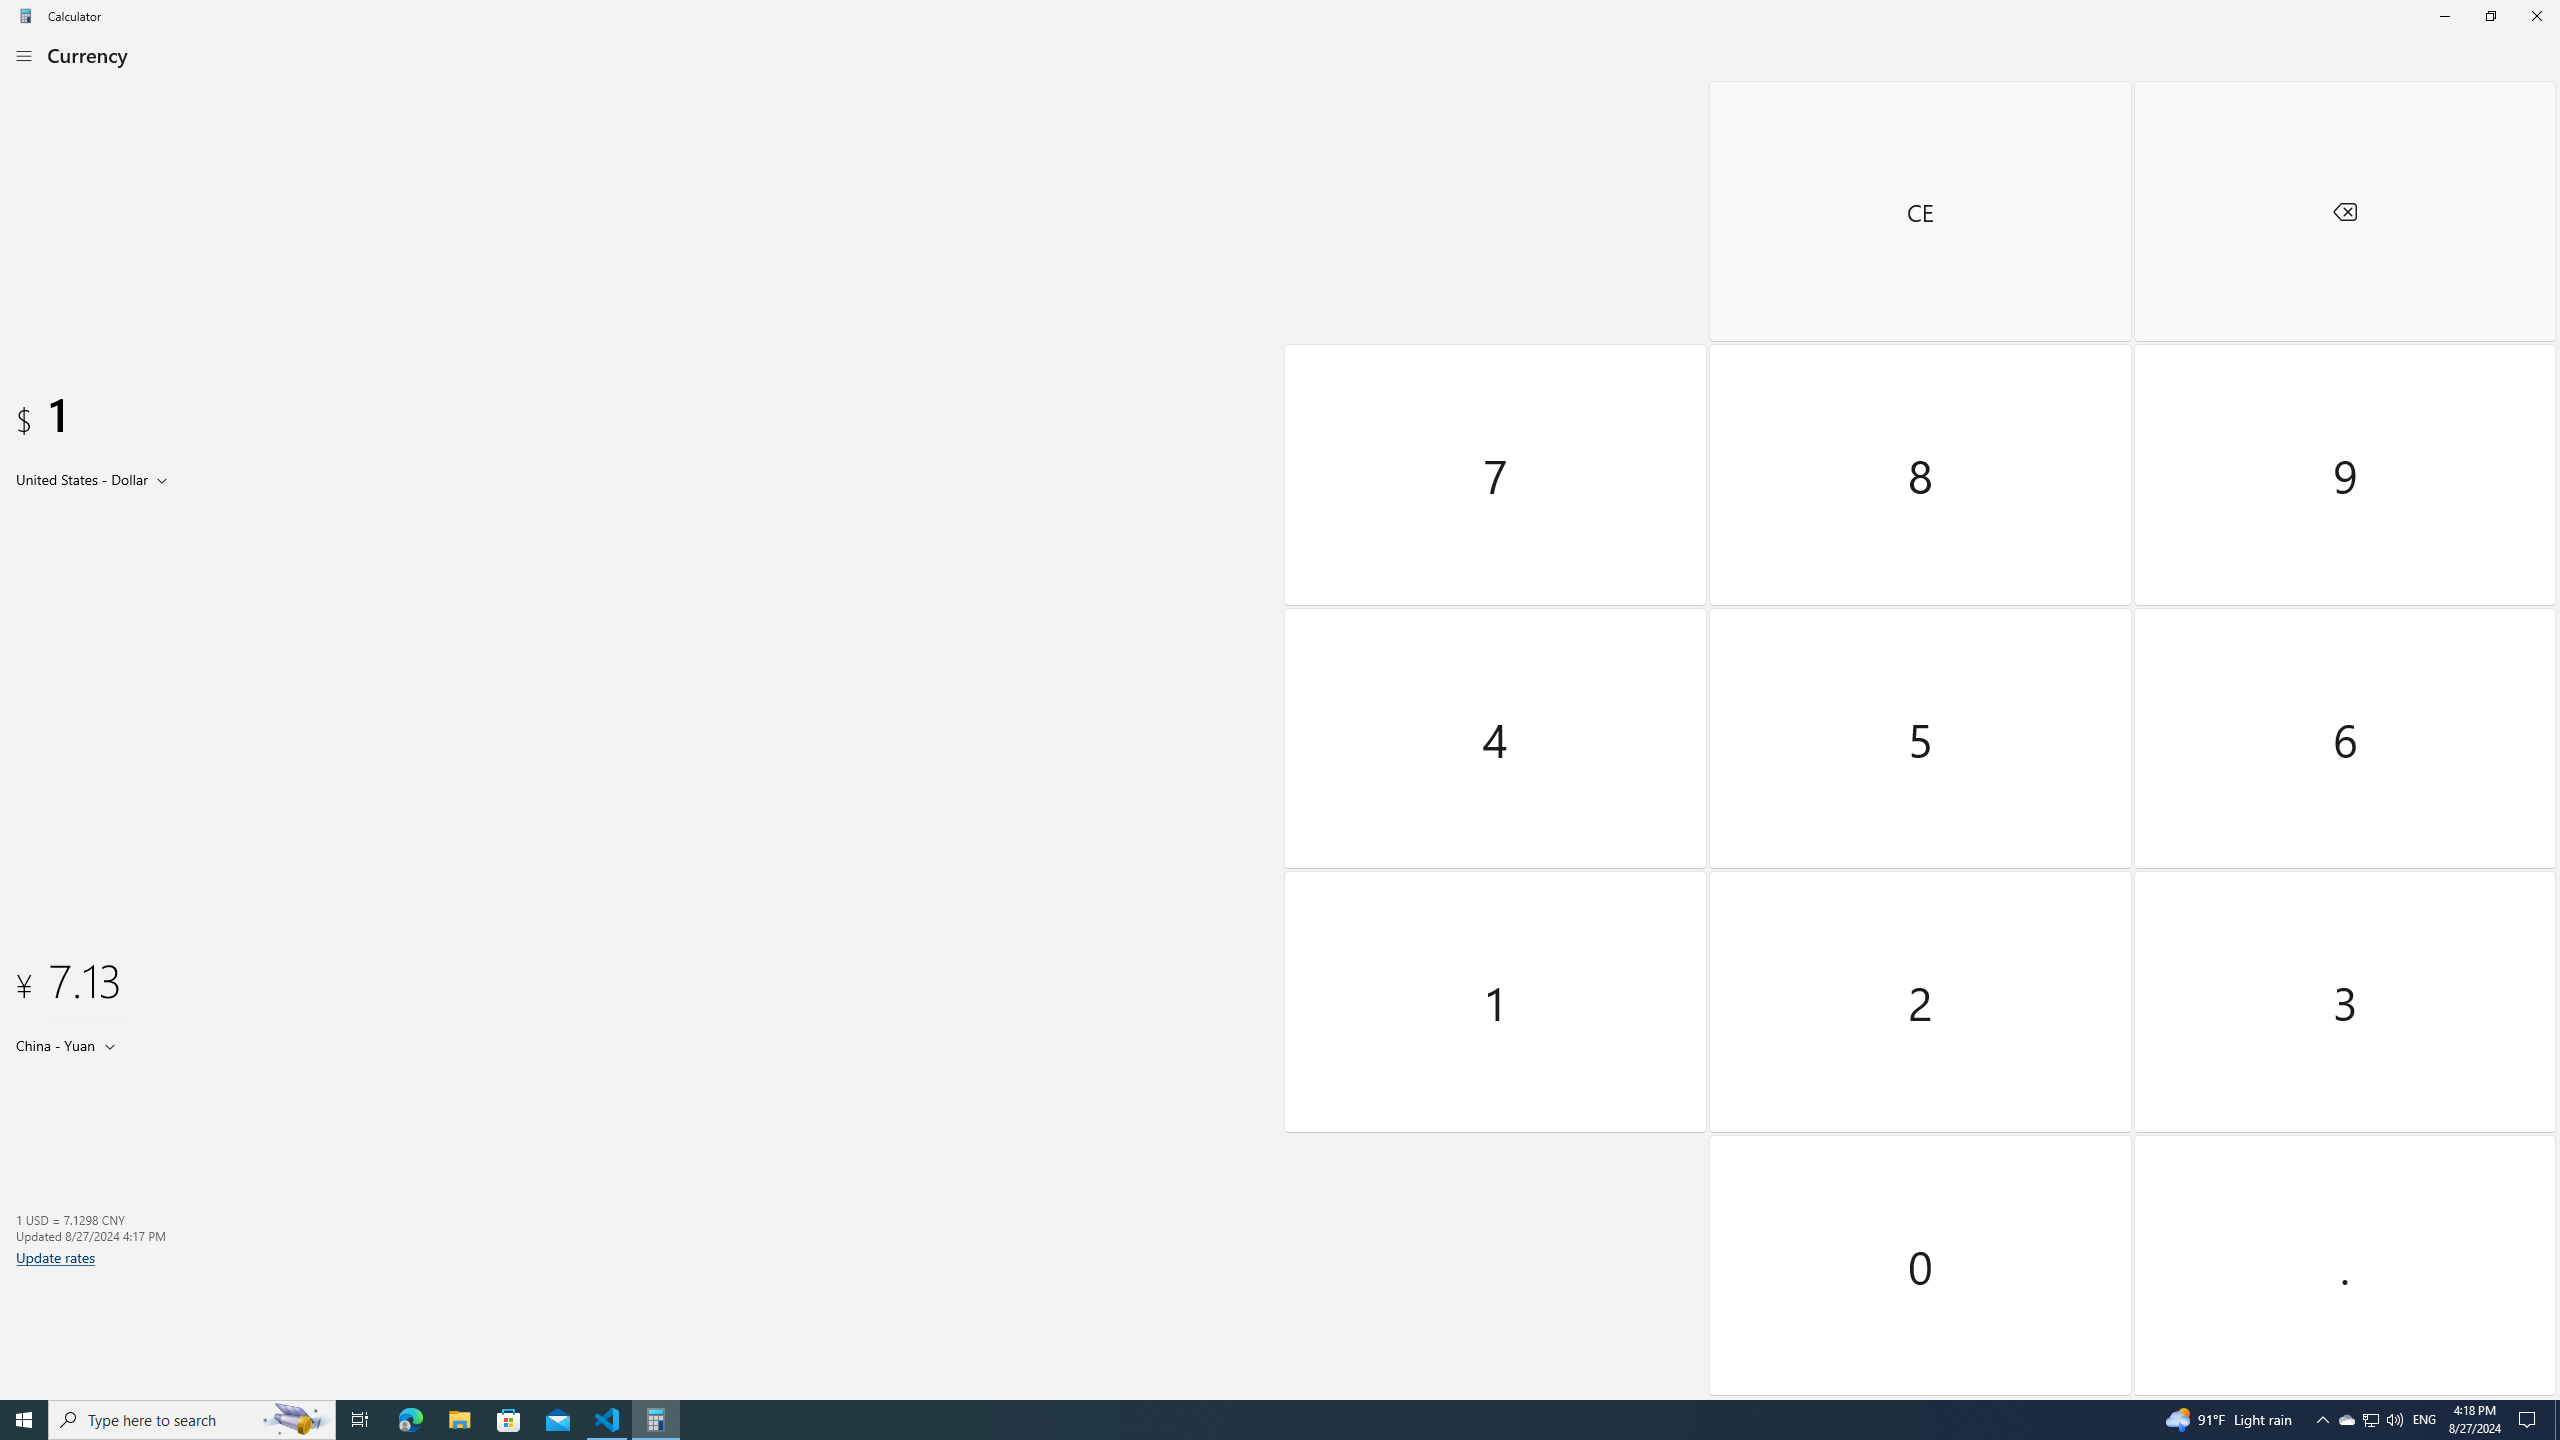  What do you see at coordinates (2535, 15) in the screenshot?
I see `'Close Calculator'` at bounding box center [2535, 15].